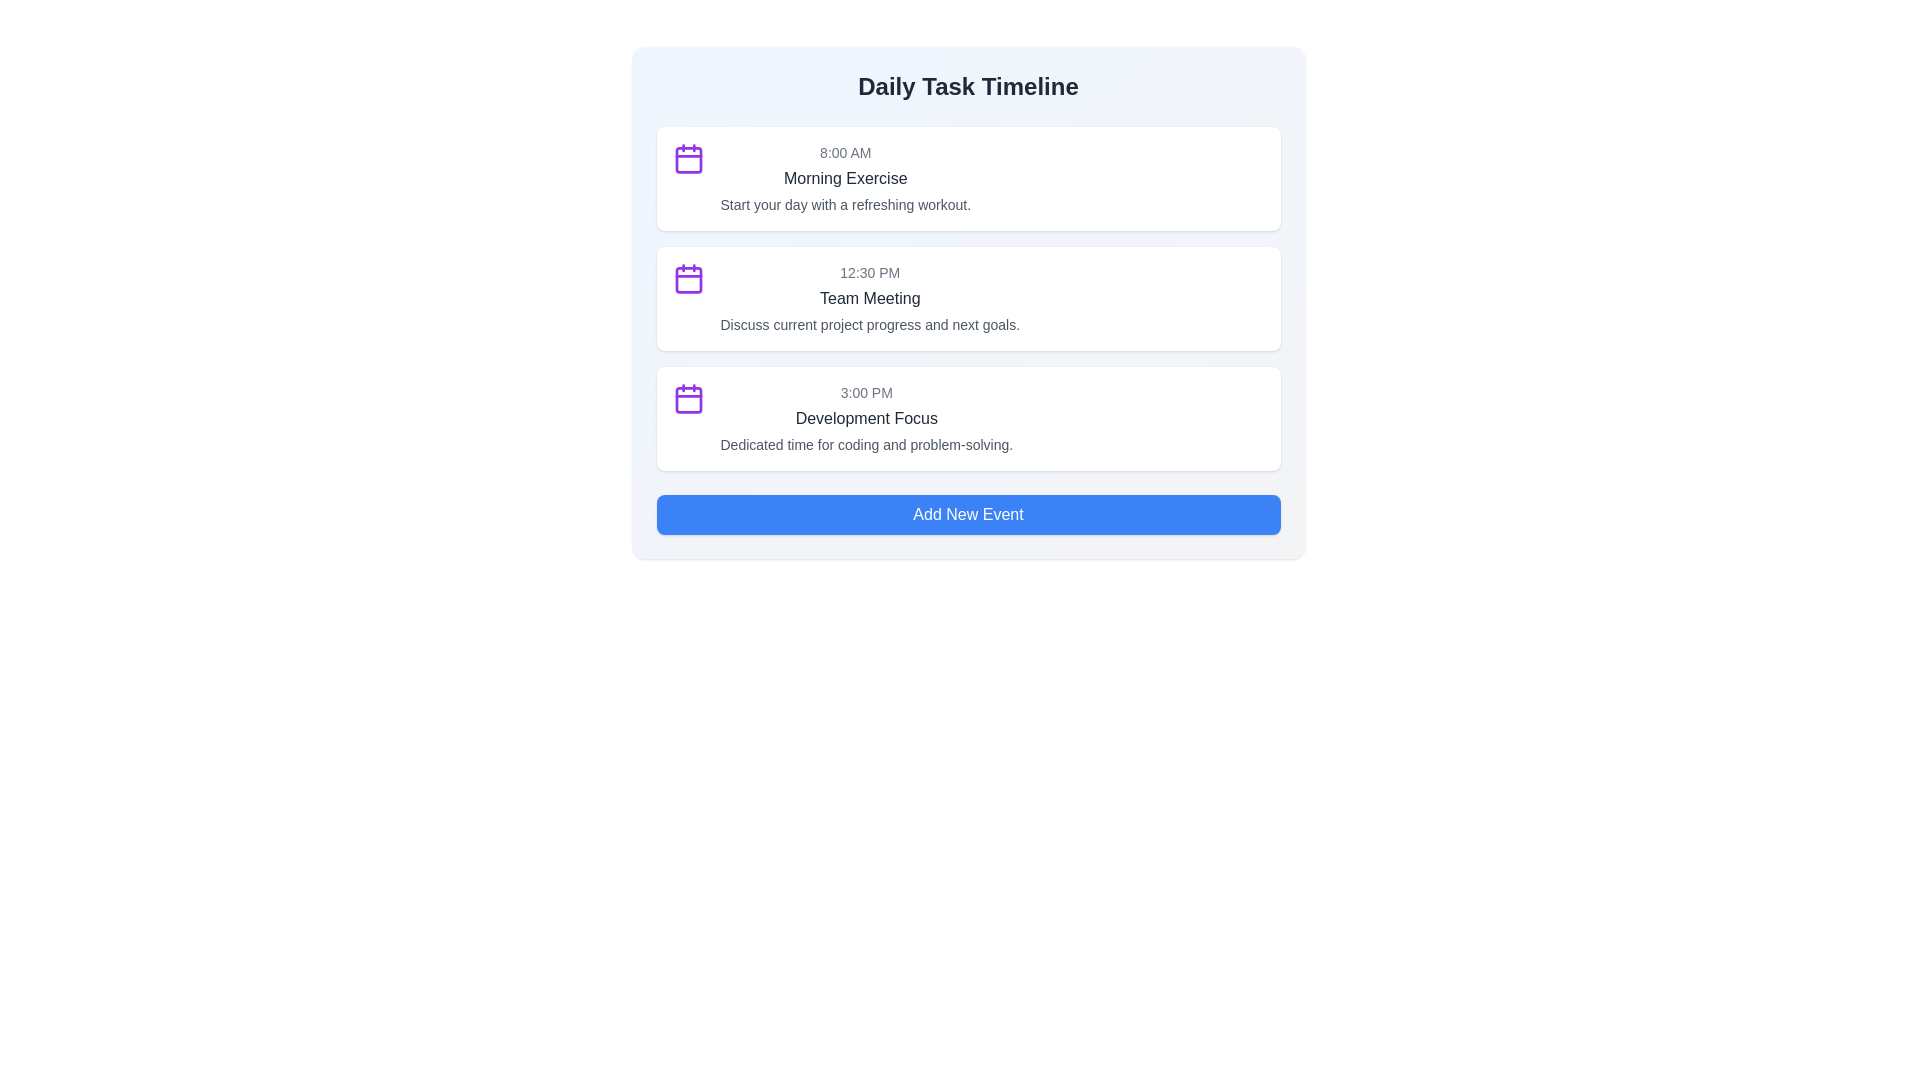 The width and height of the screenshot is (1920, 1080). What do you see at coordinates (968, 299) in the screenshot?
I see `the second card in the 'Daily Task Timeline' that represents a scheduled event or task, located between 'Morning Exercise' and 'Development Focus'` at bounding box center [968, 299].